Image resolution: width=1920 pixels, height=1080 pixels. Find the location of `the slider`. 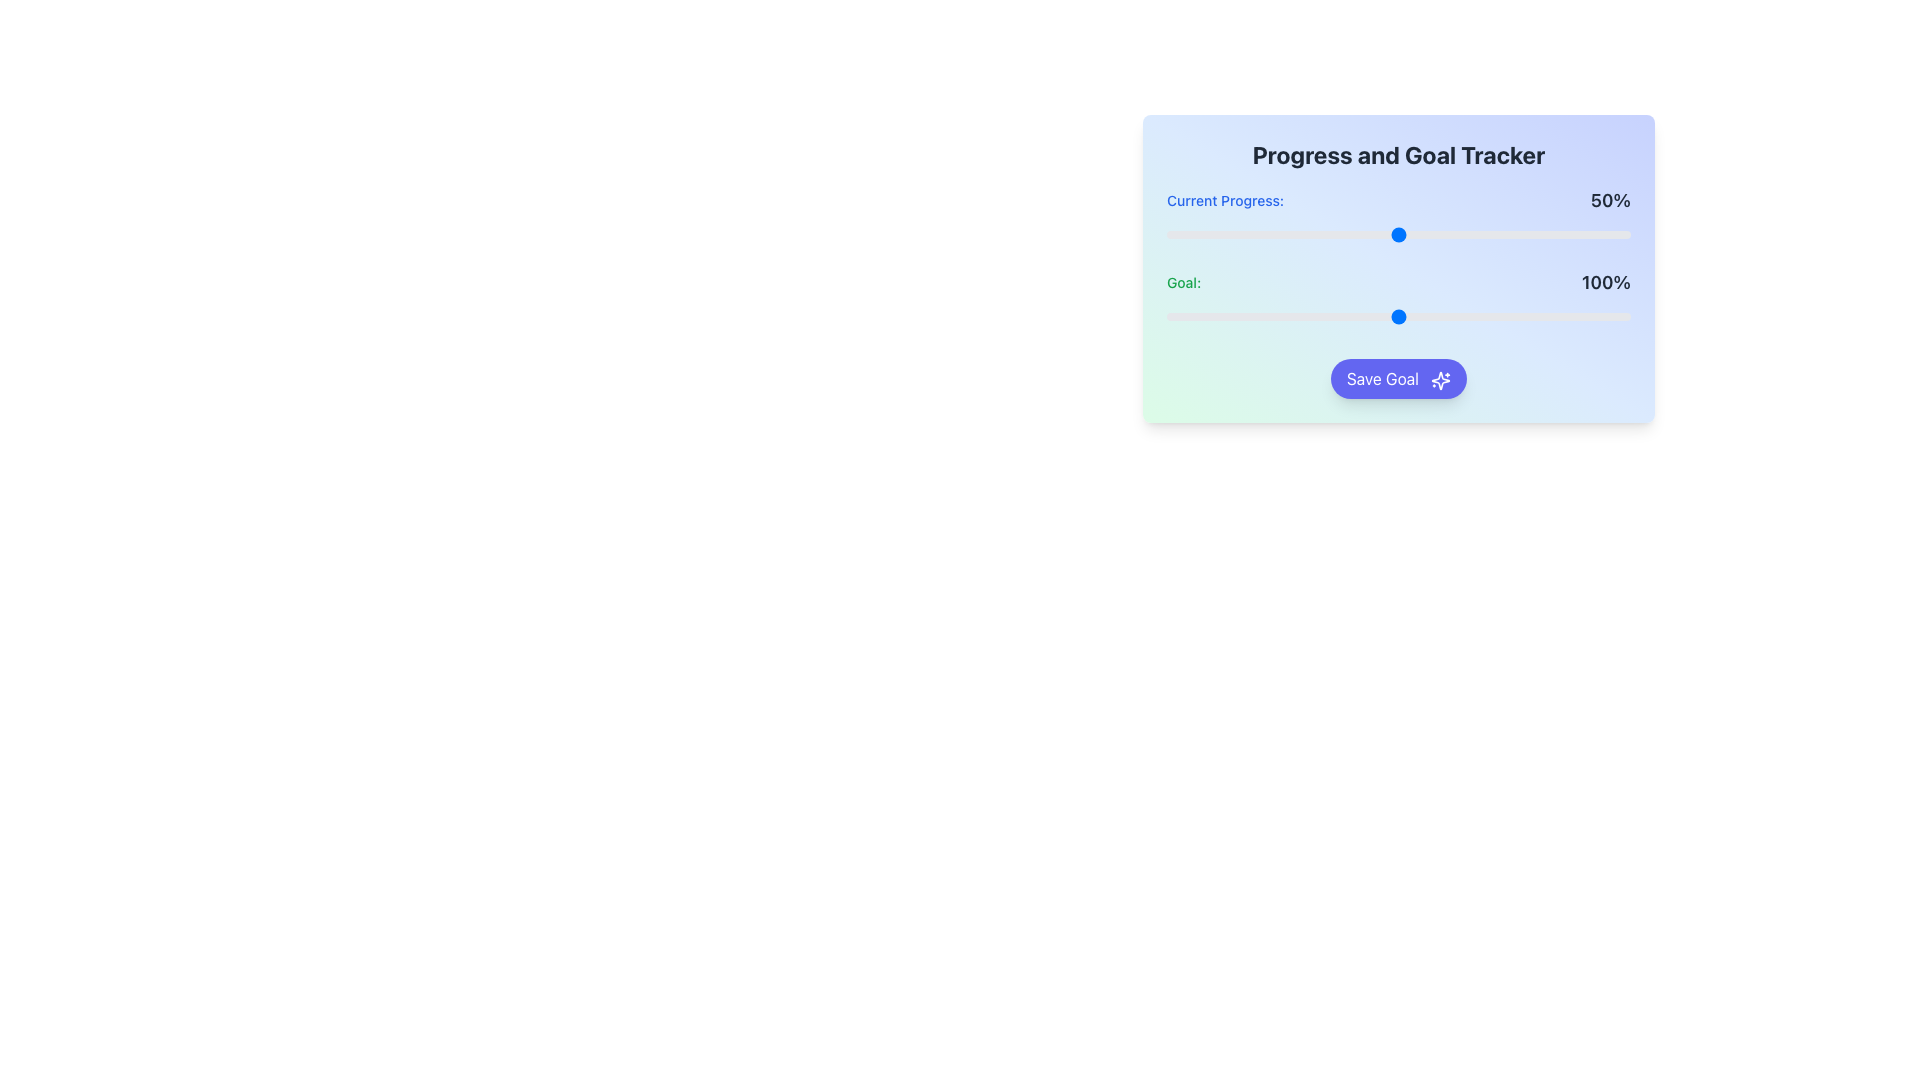

the slider is located at coordinates (1560, 234).